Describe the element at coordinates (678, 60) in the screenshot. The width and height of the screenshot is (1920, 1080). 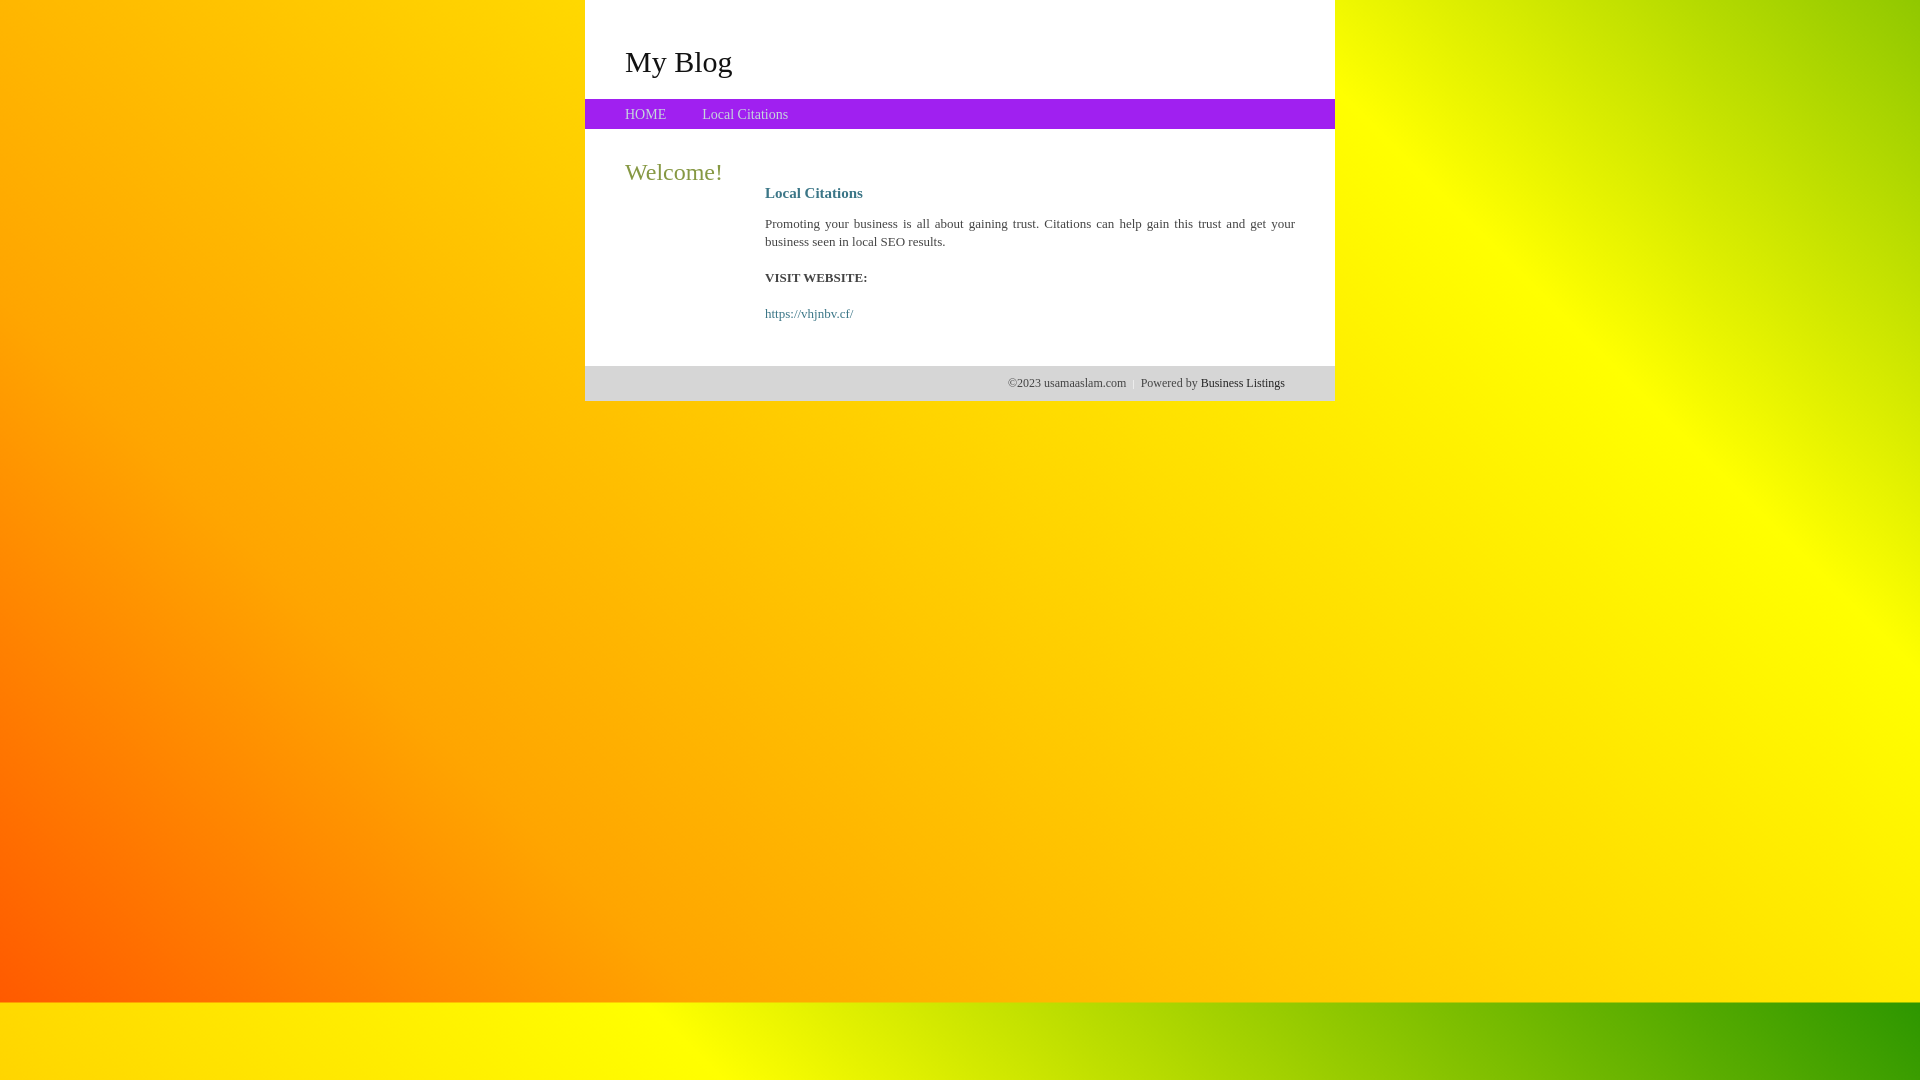
I see `'My Blog'` at that location.